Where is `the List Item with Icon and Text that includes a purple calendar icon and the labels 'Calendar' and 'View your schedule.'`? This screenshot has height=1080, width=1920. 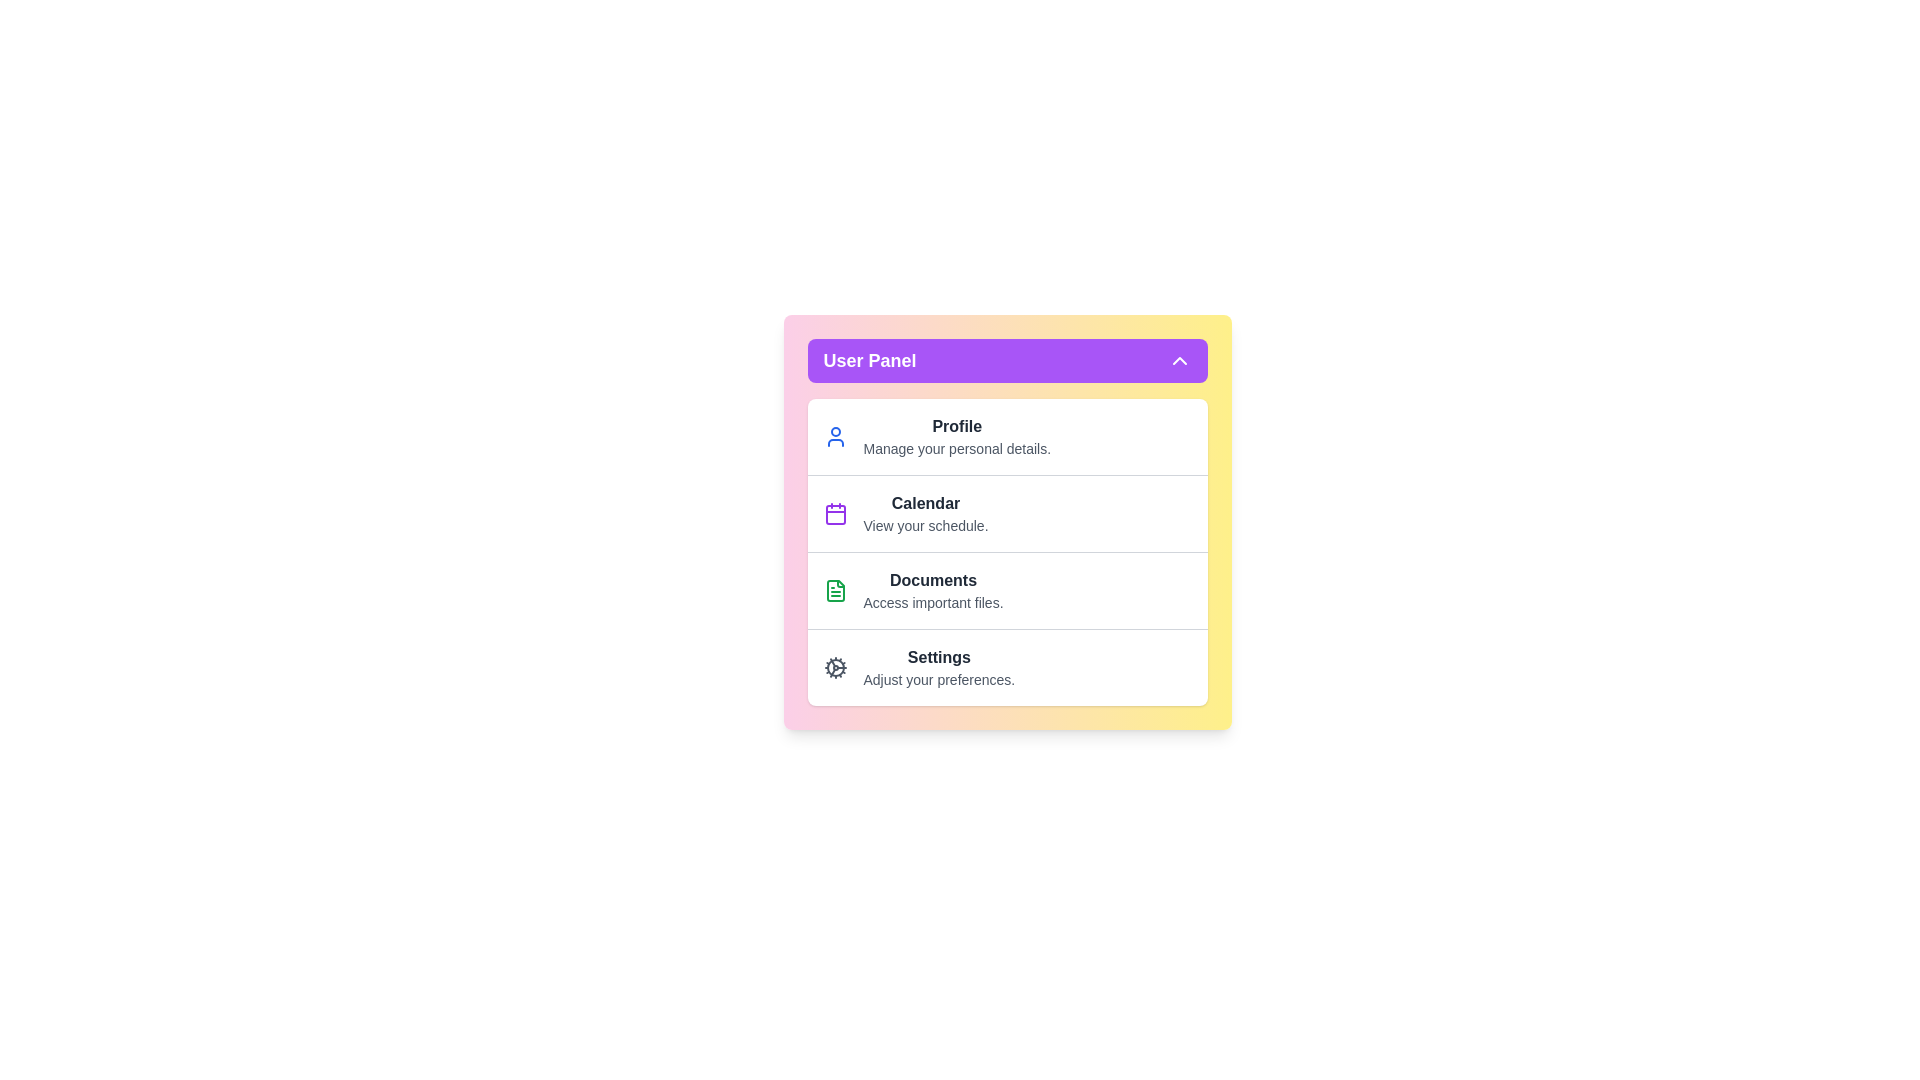
the List Item with Icon and Text that includes a purple calendar icon and the labels 'Calendar' and 'View your schedule.' is located at coordinates (1007, 512).